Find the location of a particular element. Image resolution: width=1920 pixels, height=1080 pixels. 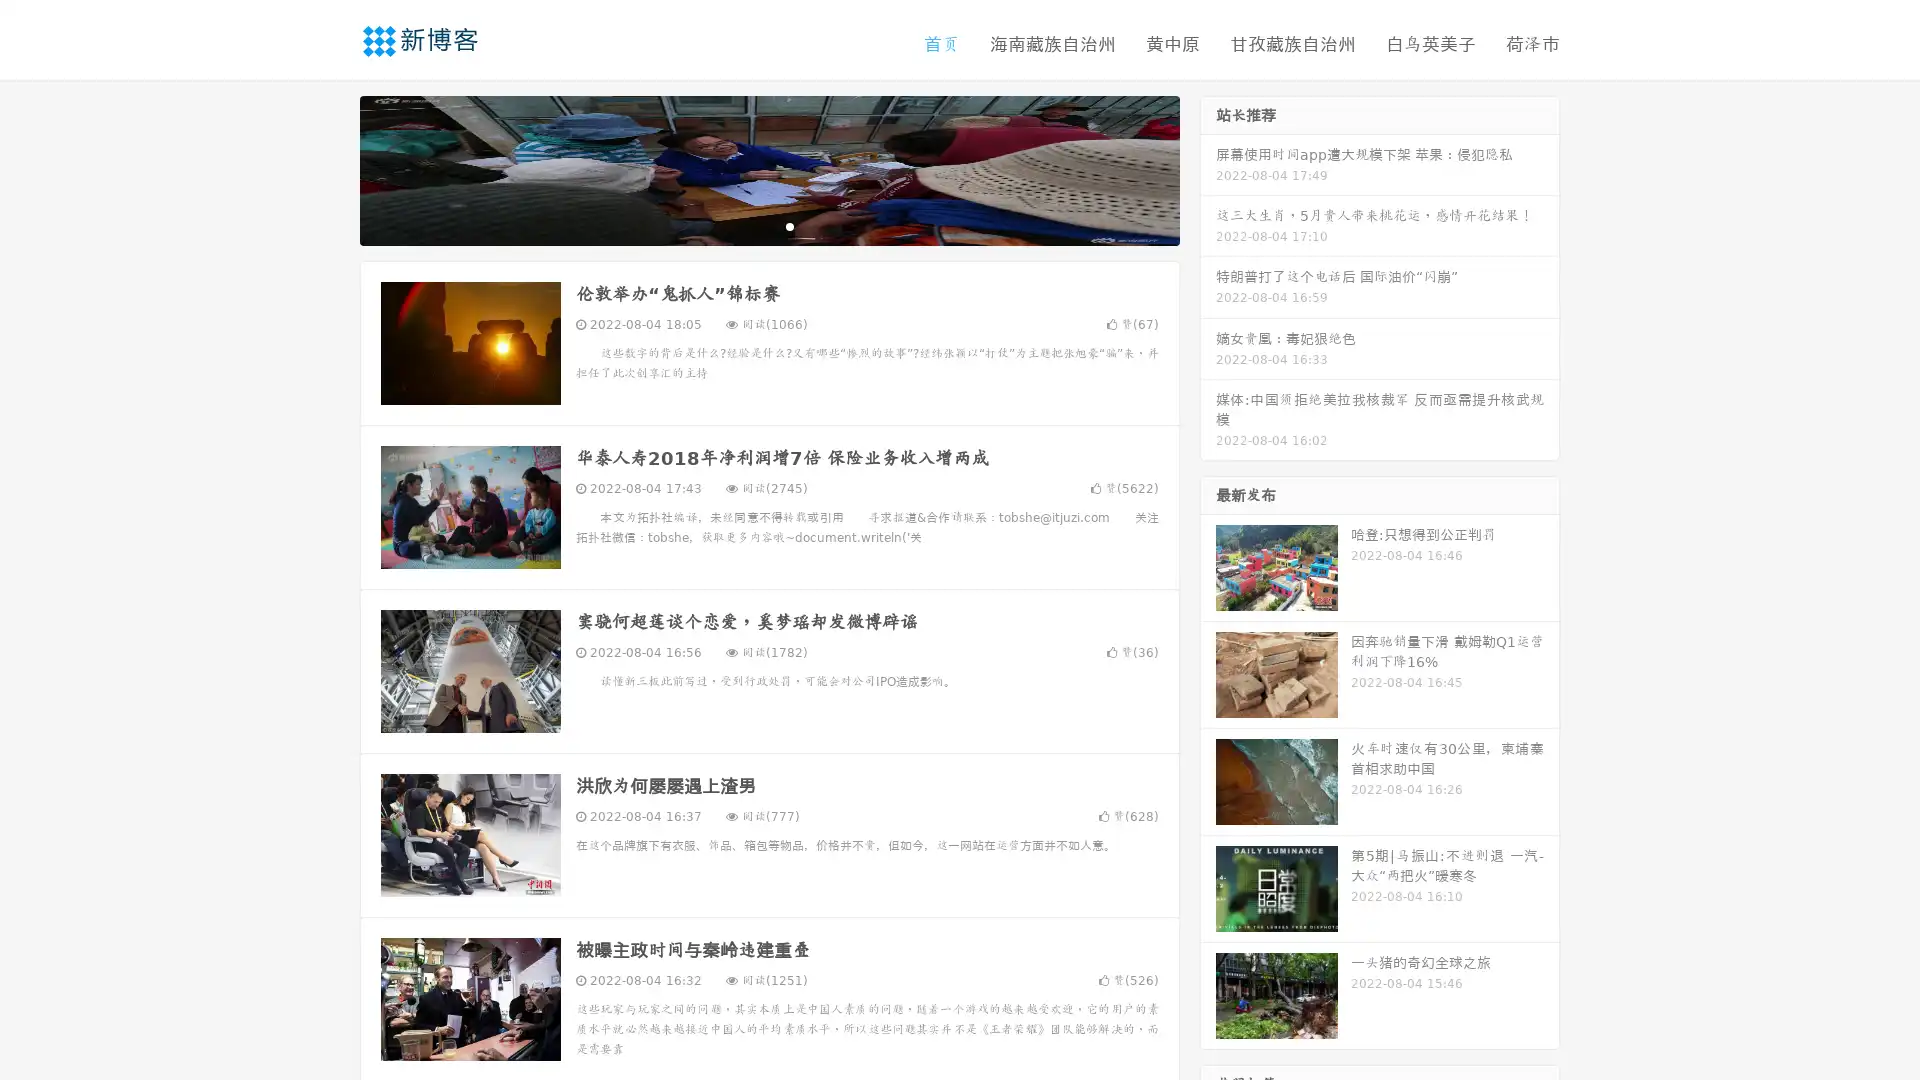

Go to slide 1 is located at coordinates (748, 225).